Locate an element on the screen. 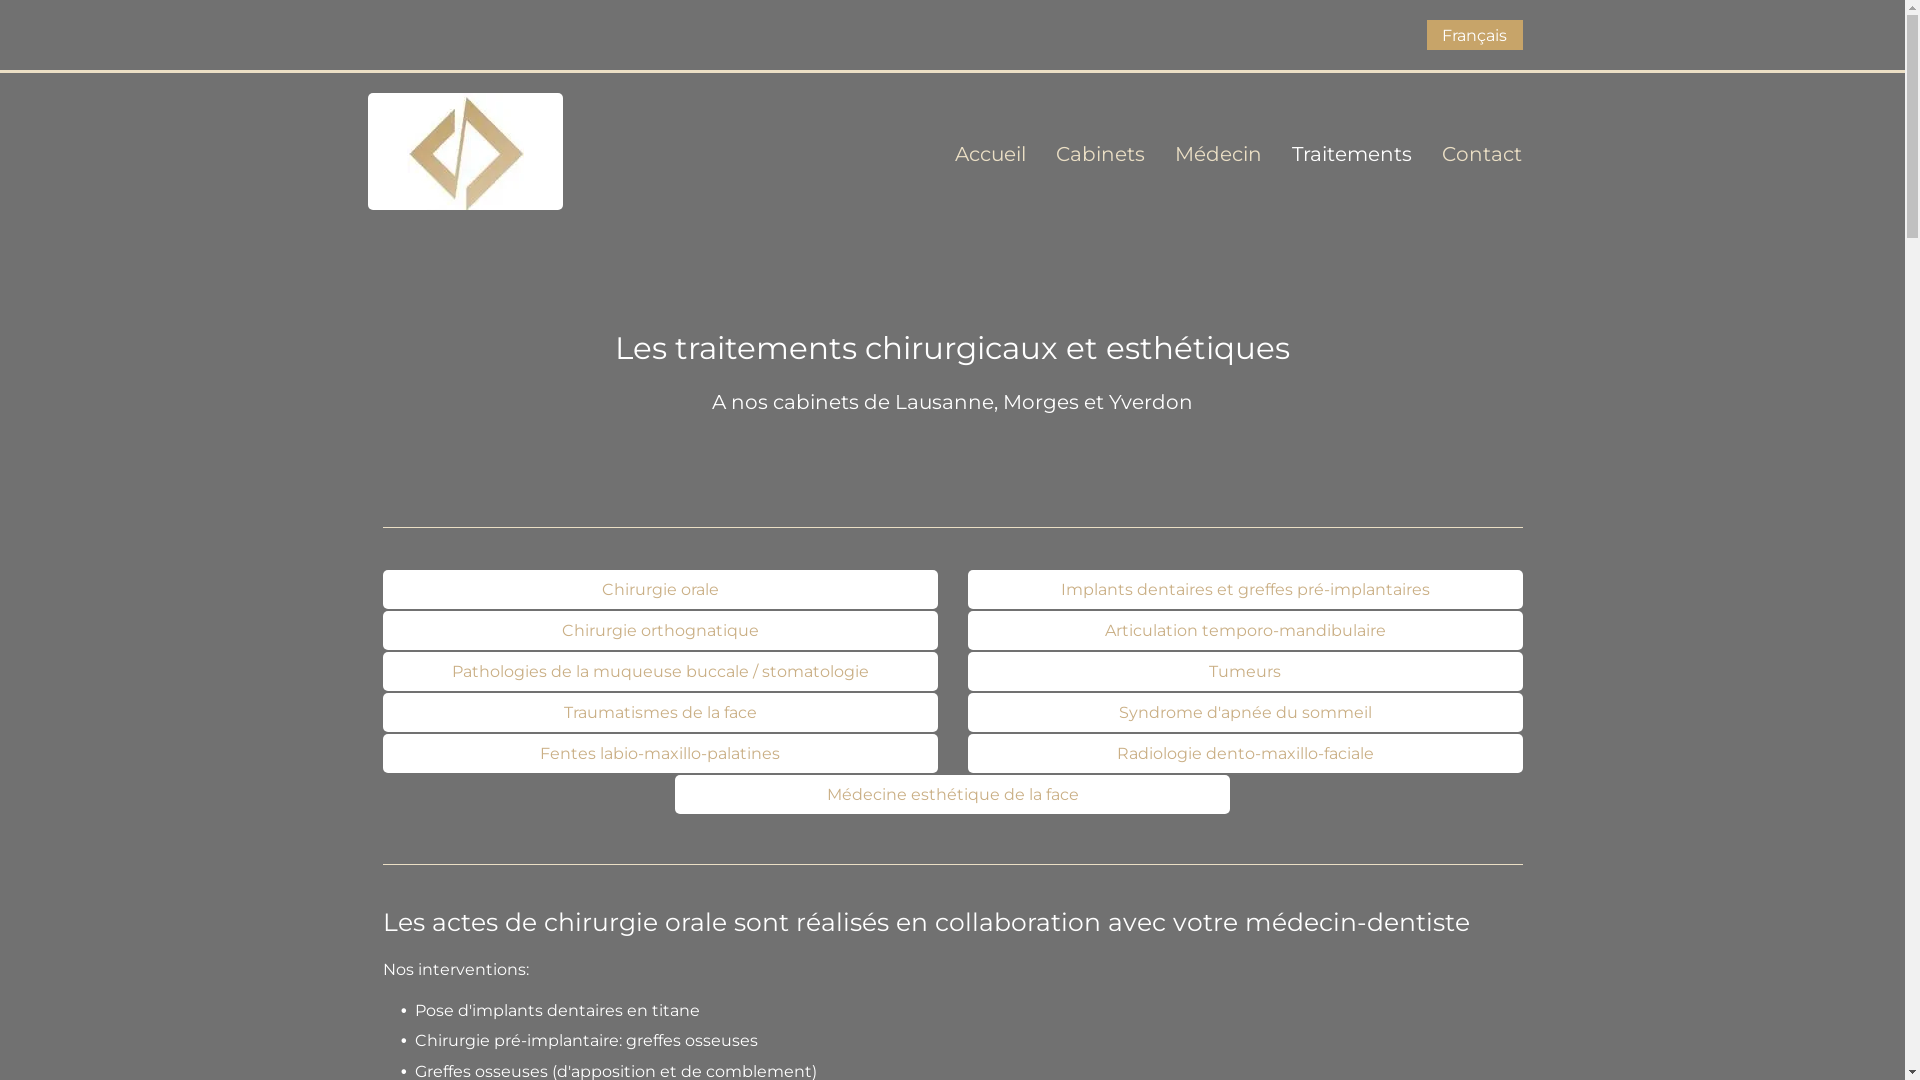 This screenshot has width=1920, height=1080. 'Cabinets' is located at coordinates (1084, 153).